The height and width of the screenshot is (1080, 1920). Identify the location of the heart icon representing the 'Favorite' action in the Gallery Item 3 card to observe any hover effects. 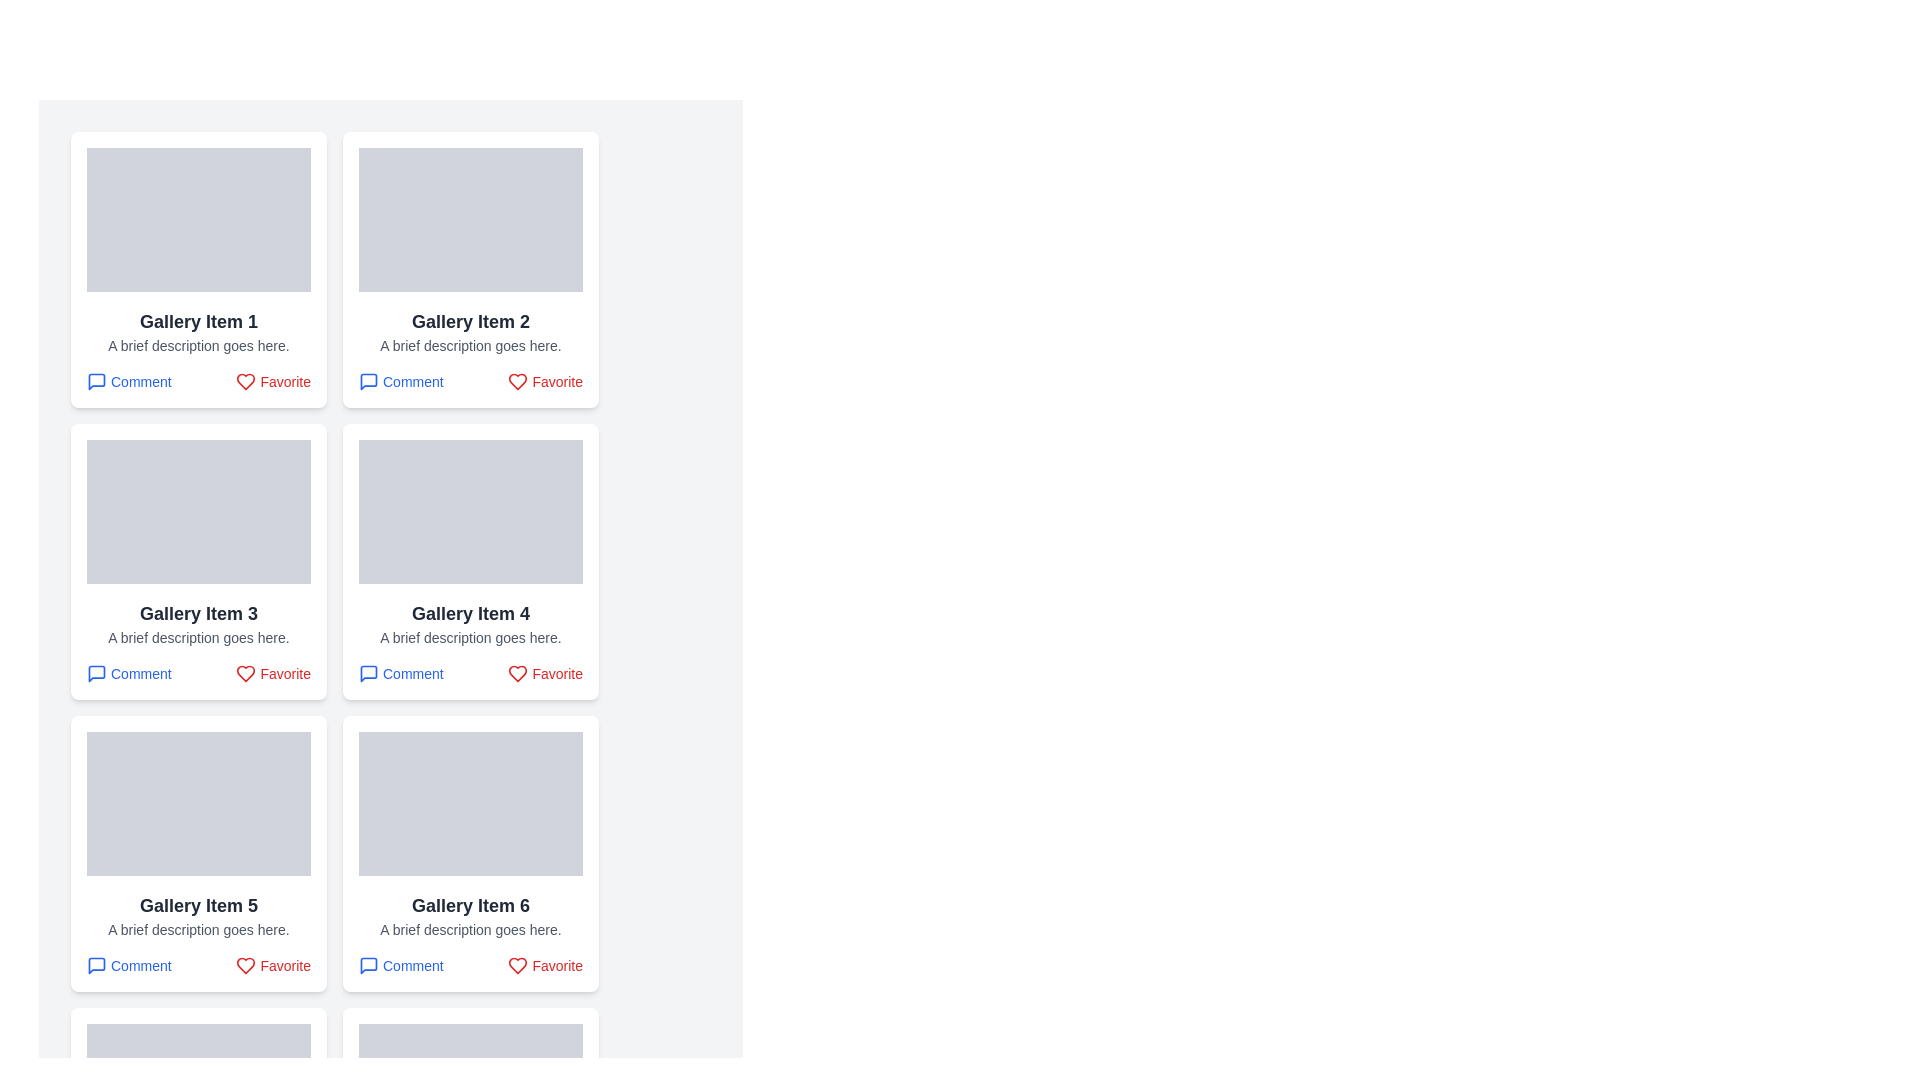
(245, 674).